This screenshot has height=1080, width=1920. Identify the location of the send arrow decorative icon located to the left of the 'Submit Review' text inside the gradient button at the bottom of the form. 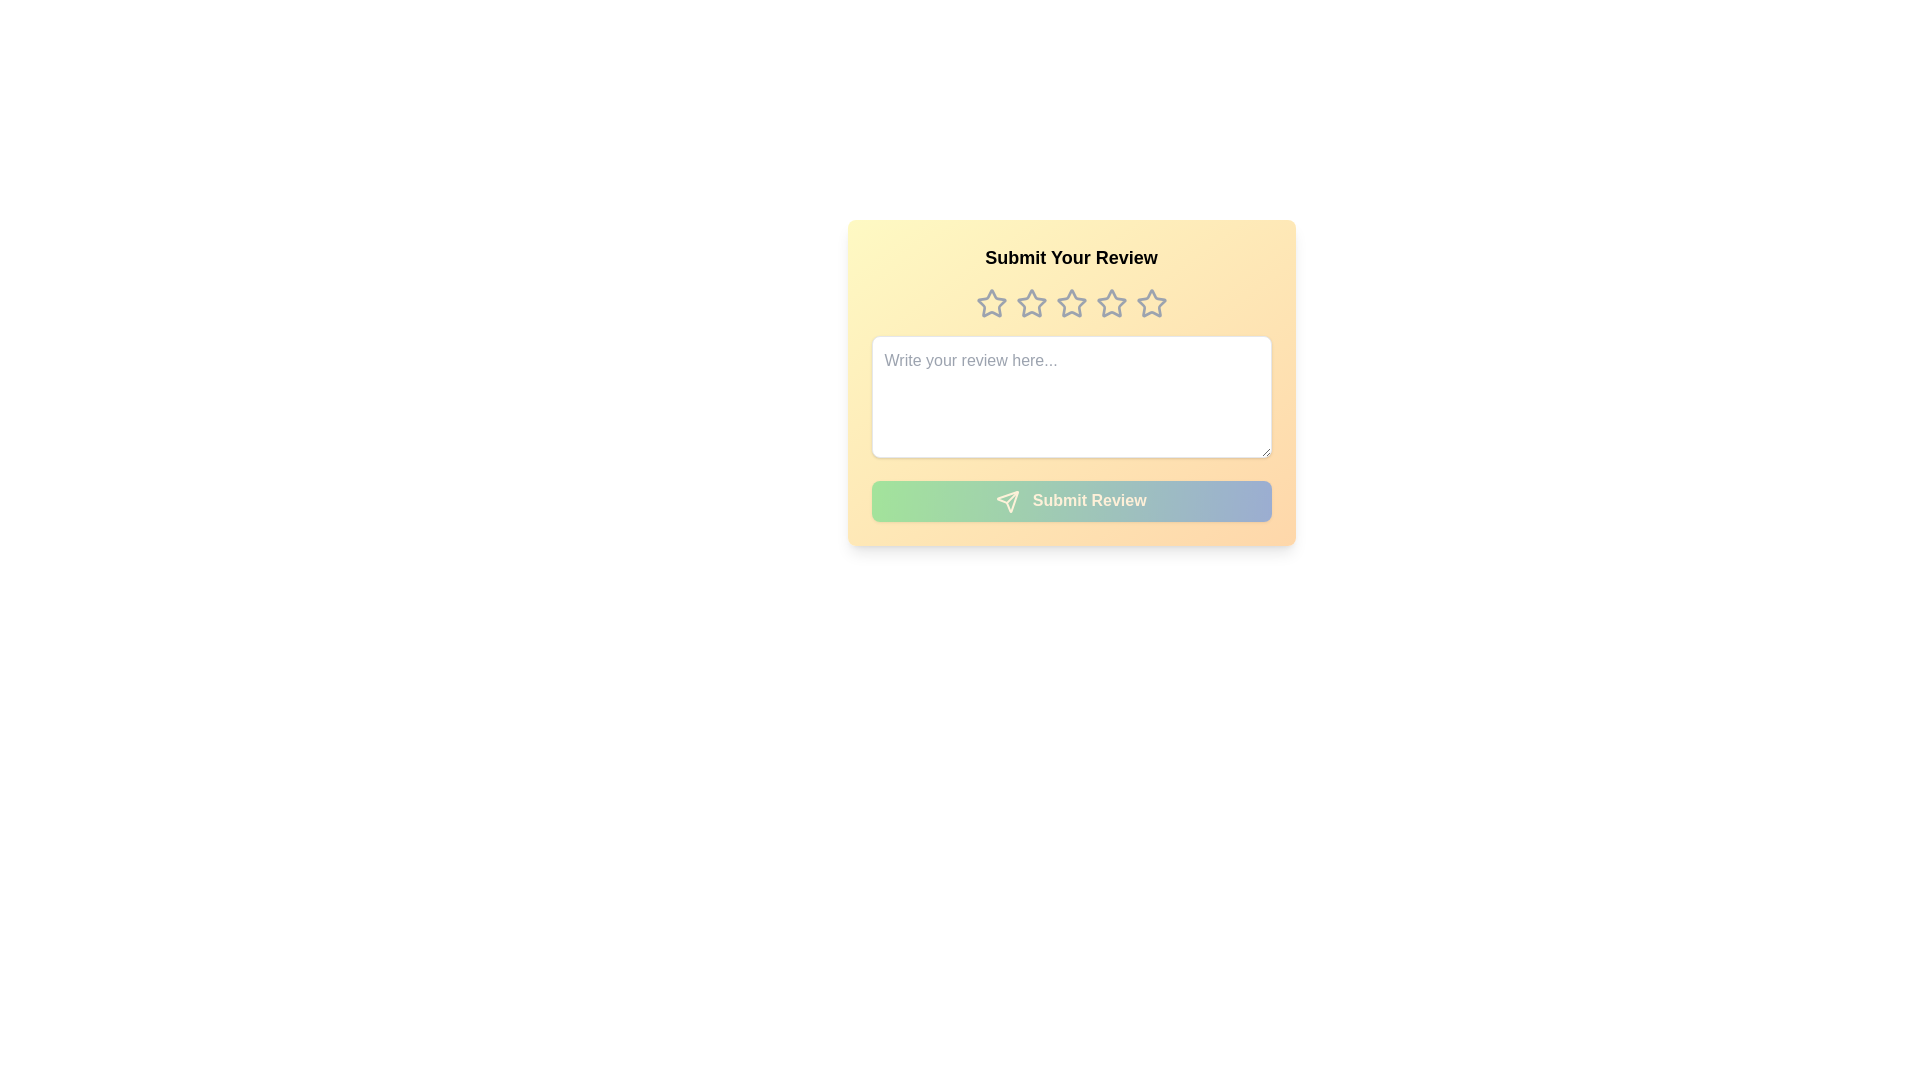
(1008, 500).